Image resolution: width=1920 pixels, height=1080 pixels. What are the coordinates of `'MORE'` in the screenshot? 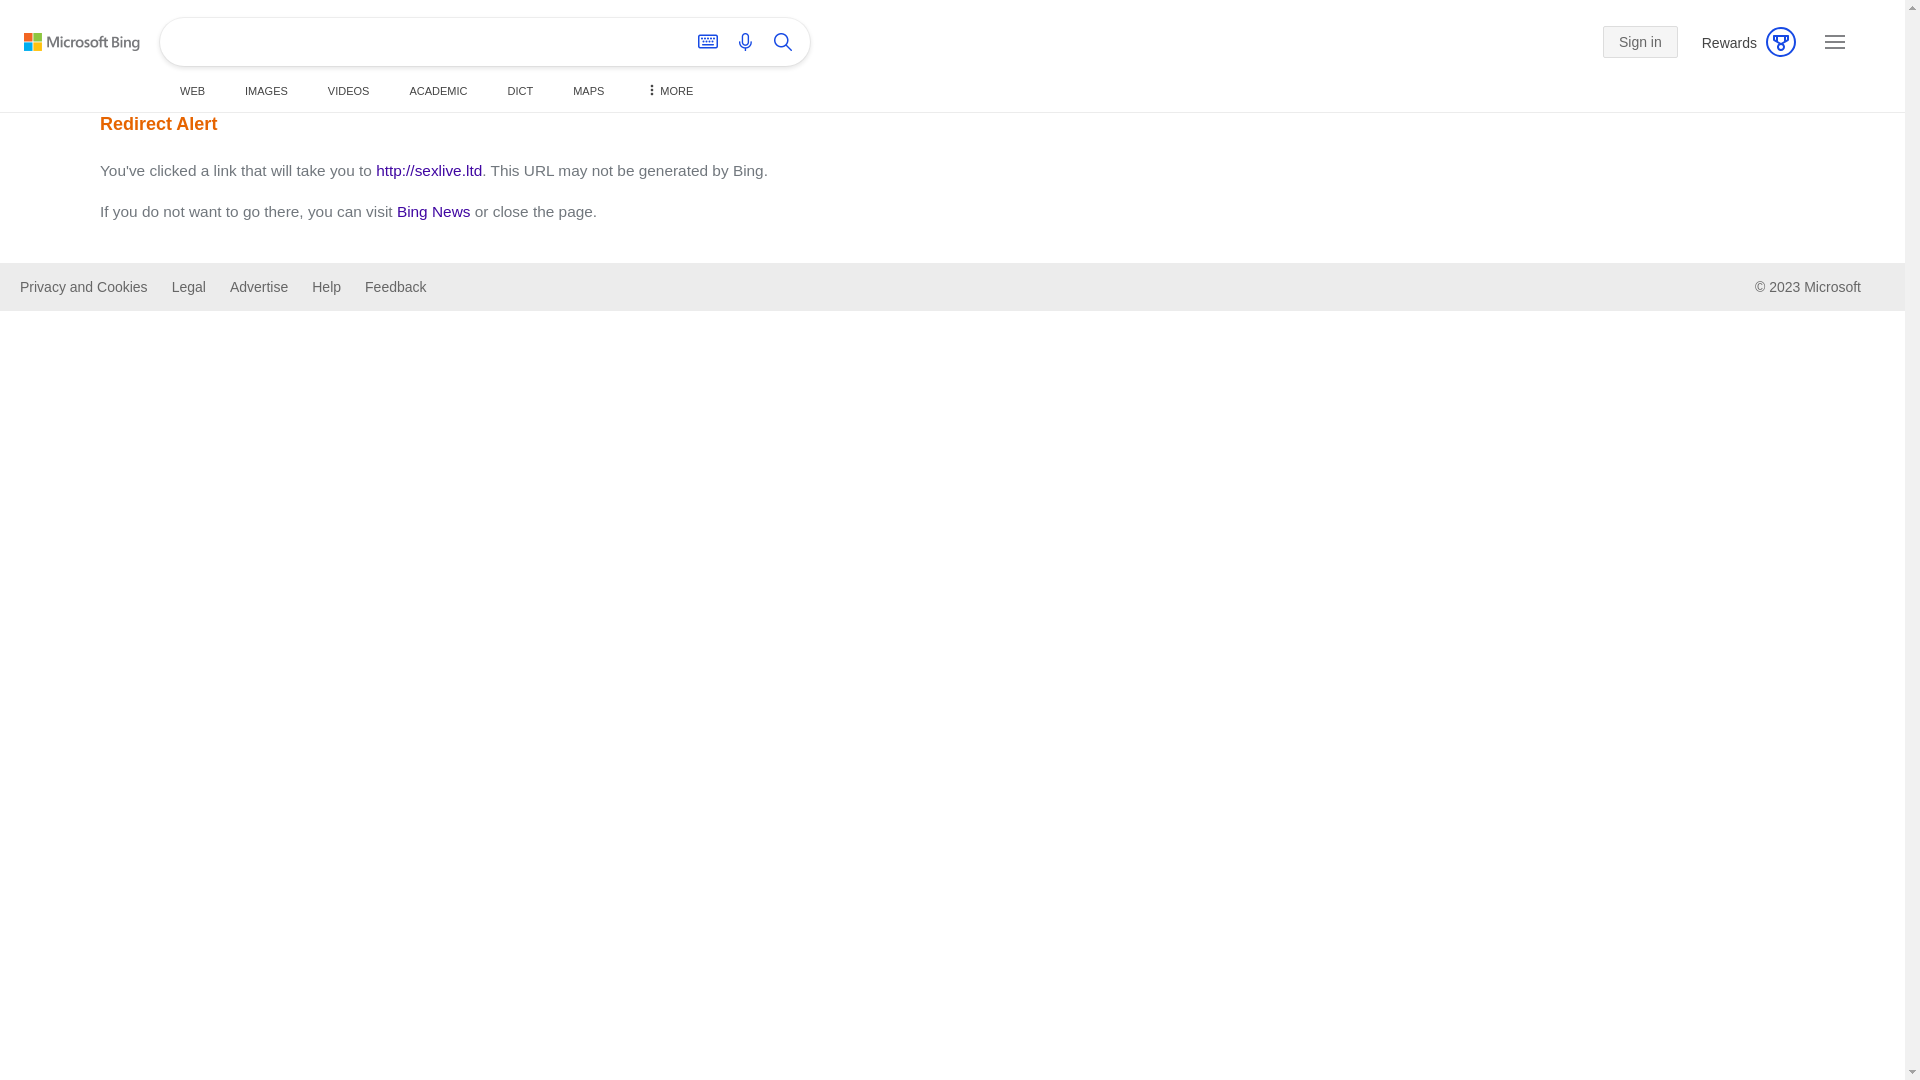 It's located at (634, 91).